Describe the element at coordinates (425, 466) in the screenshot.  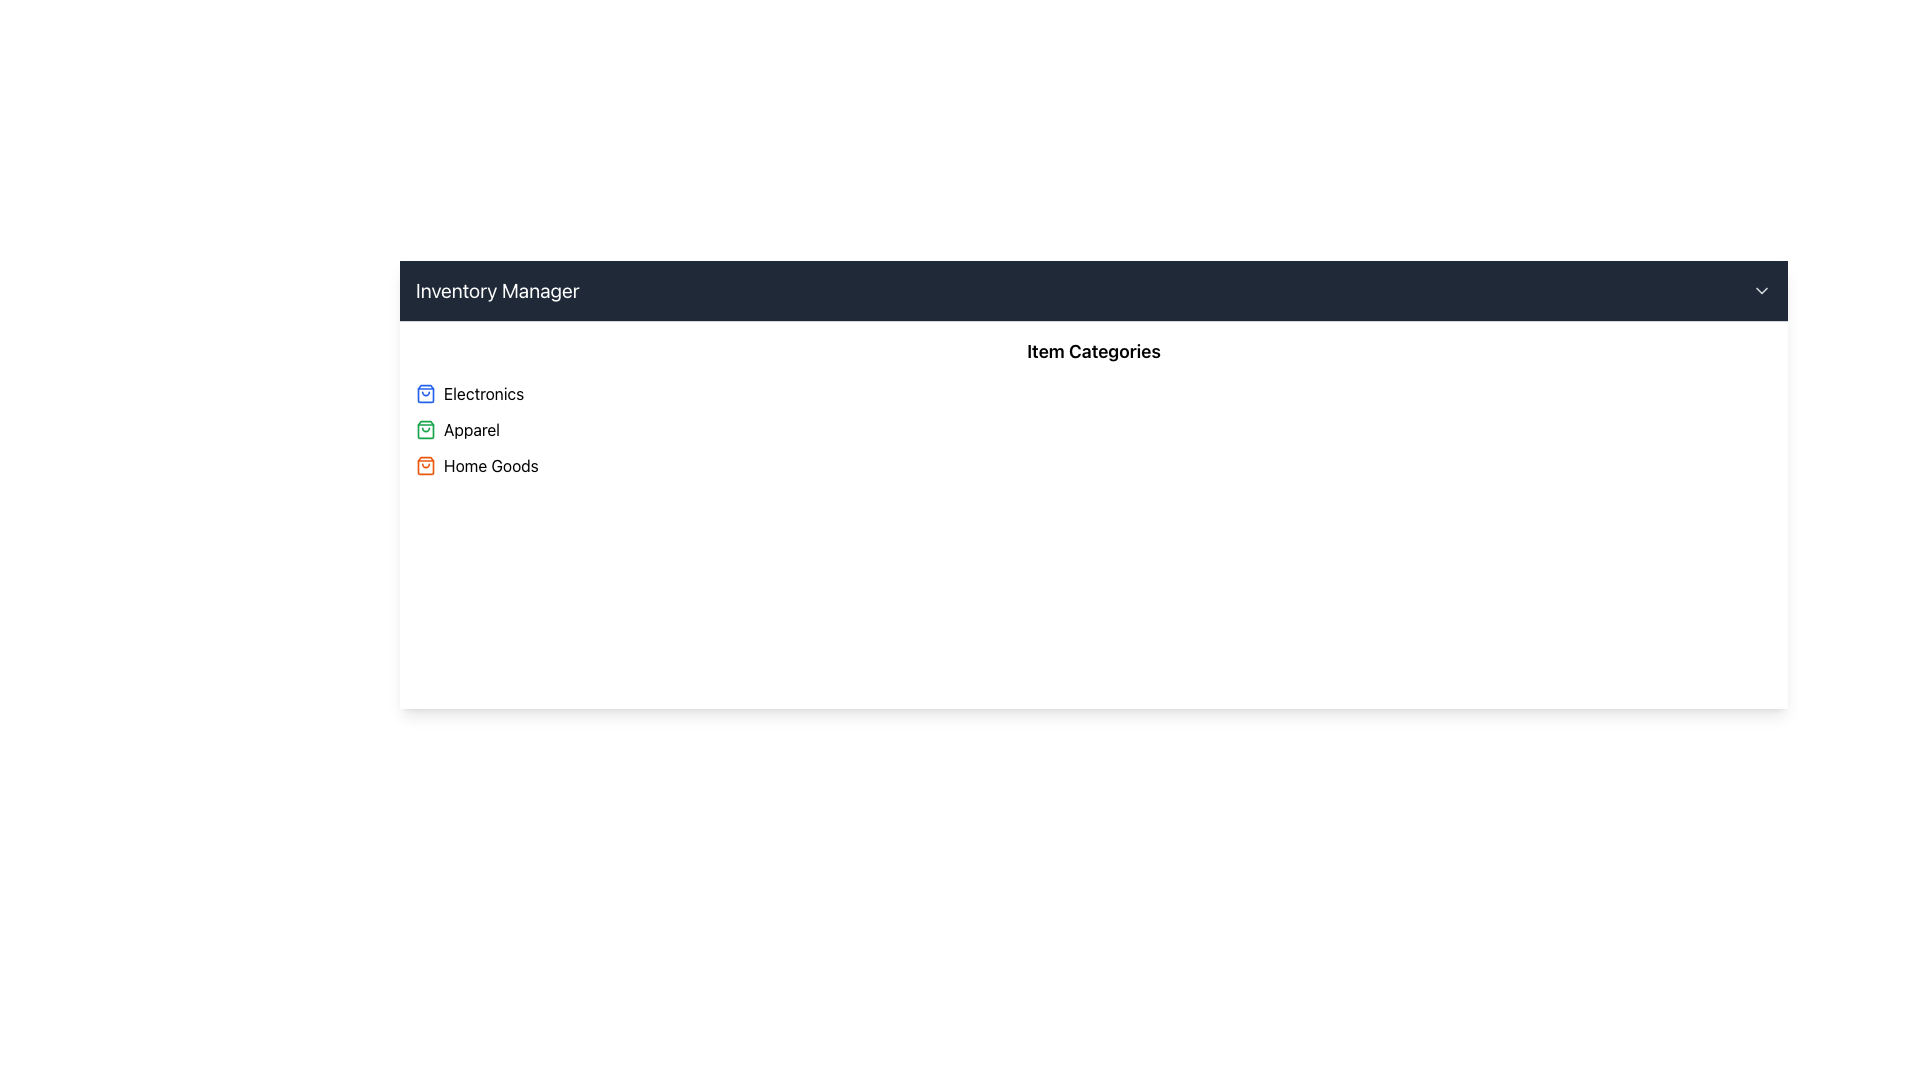
I see `the 'Home Goods' icon located within the 'Home Goods' category, which is the third item in the vertically stacked list below the 'Item Categories' heading` at that location.